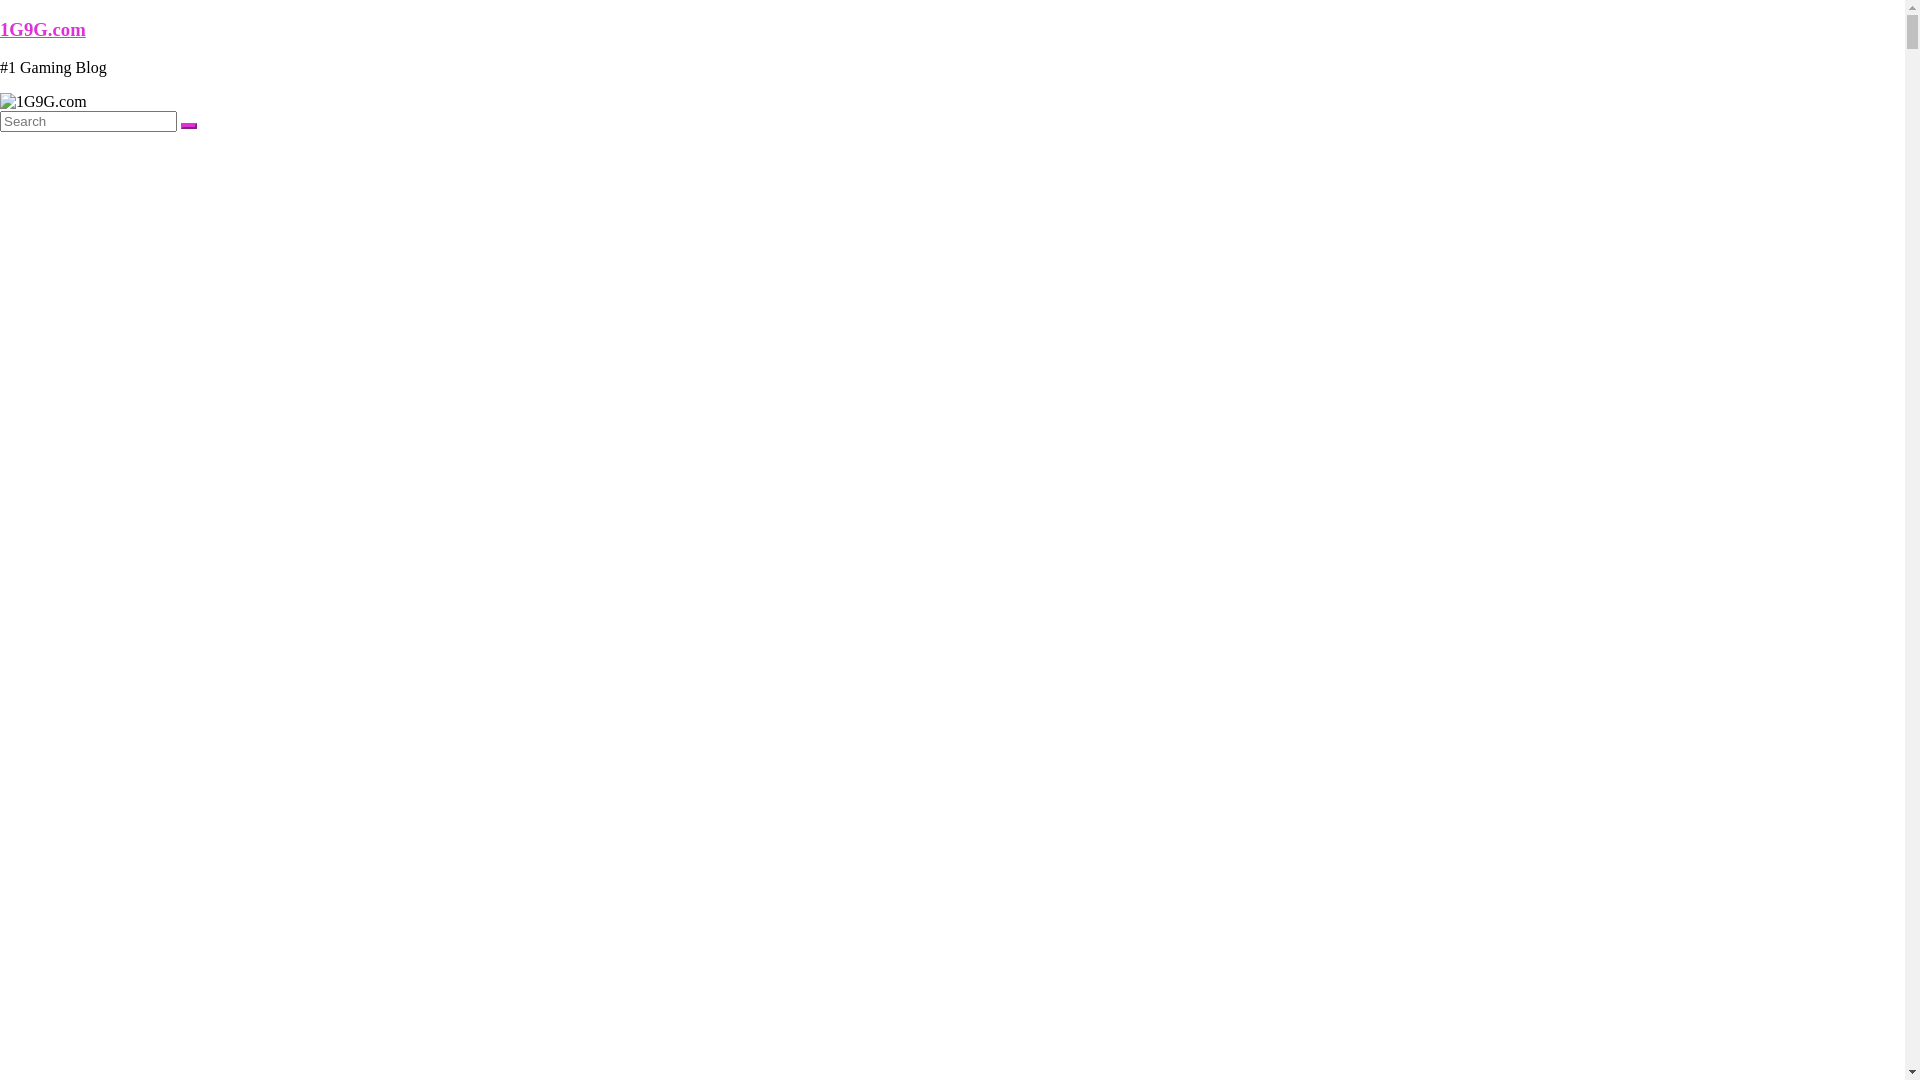 The image size is (1920, 1080). I want to click on '1G9G.com', so click(0, 29).